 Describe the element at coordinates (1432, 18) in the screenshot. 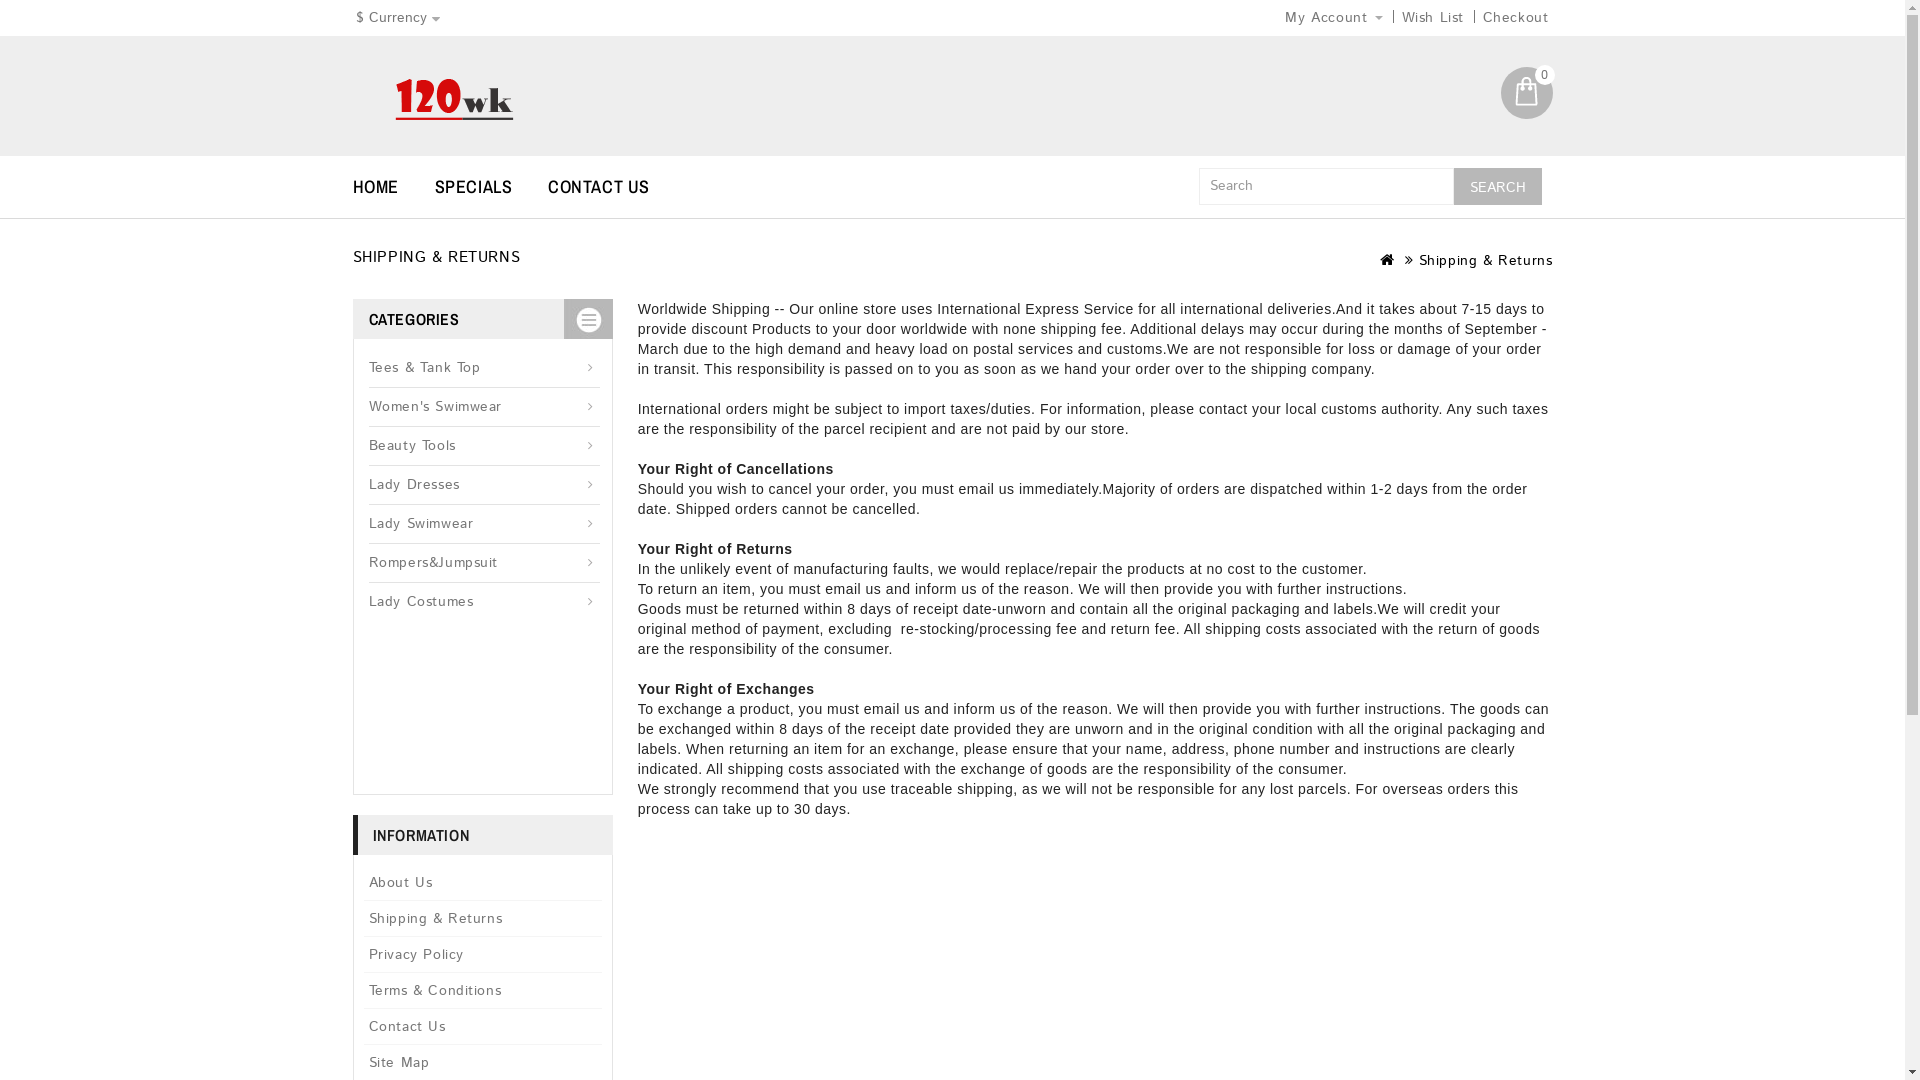

I see `'Wish List'` at that location.